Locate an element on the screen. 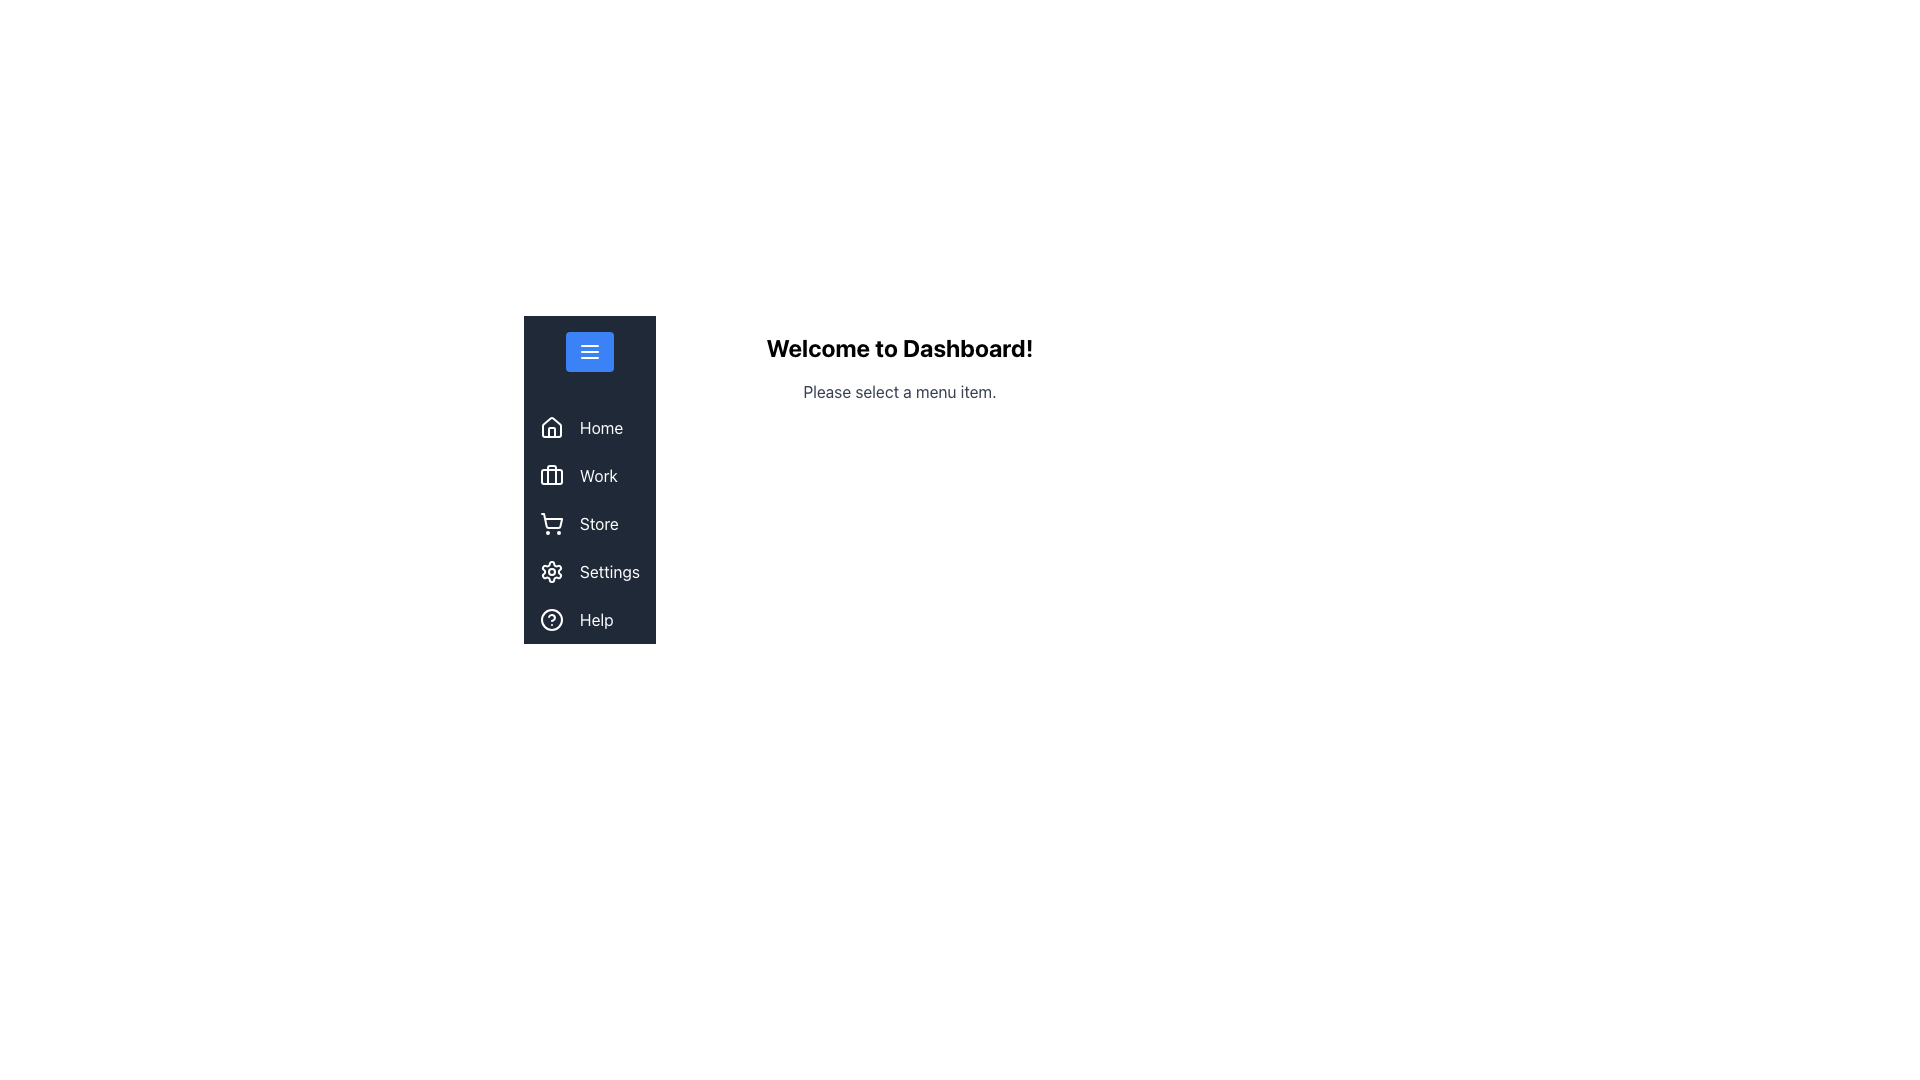 The width and height of the screenshot is (1920, 1080). the 'Home' text label in the left navigation panel is located at coordinates (600, 427).